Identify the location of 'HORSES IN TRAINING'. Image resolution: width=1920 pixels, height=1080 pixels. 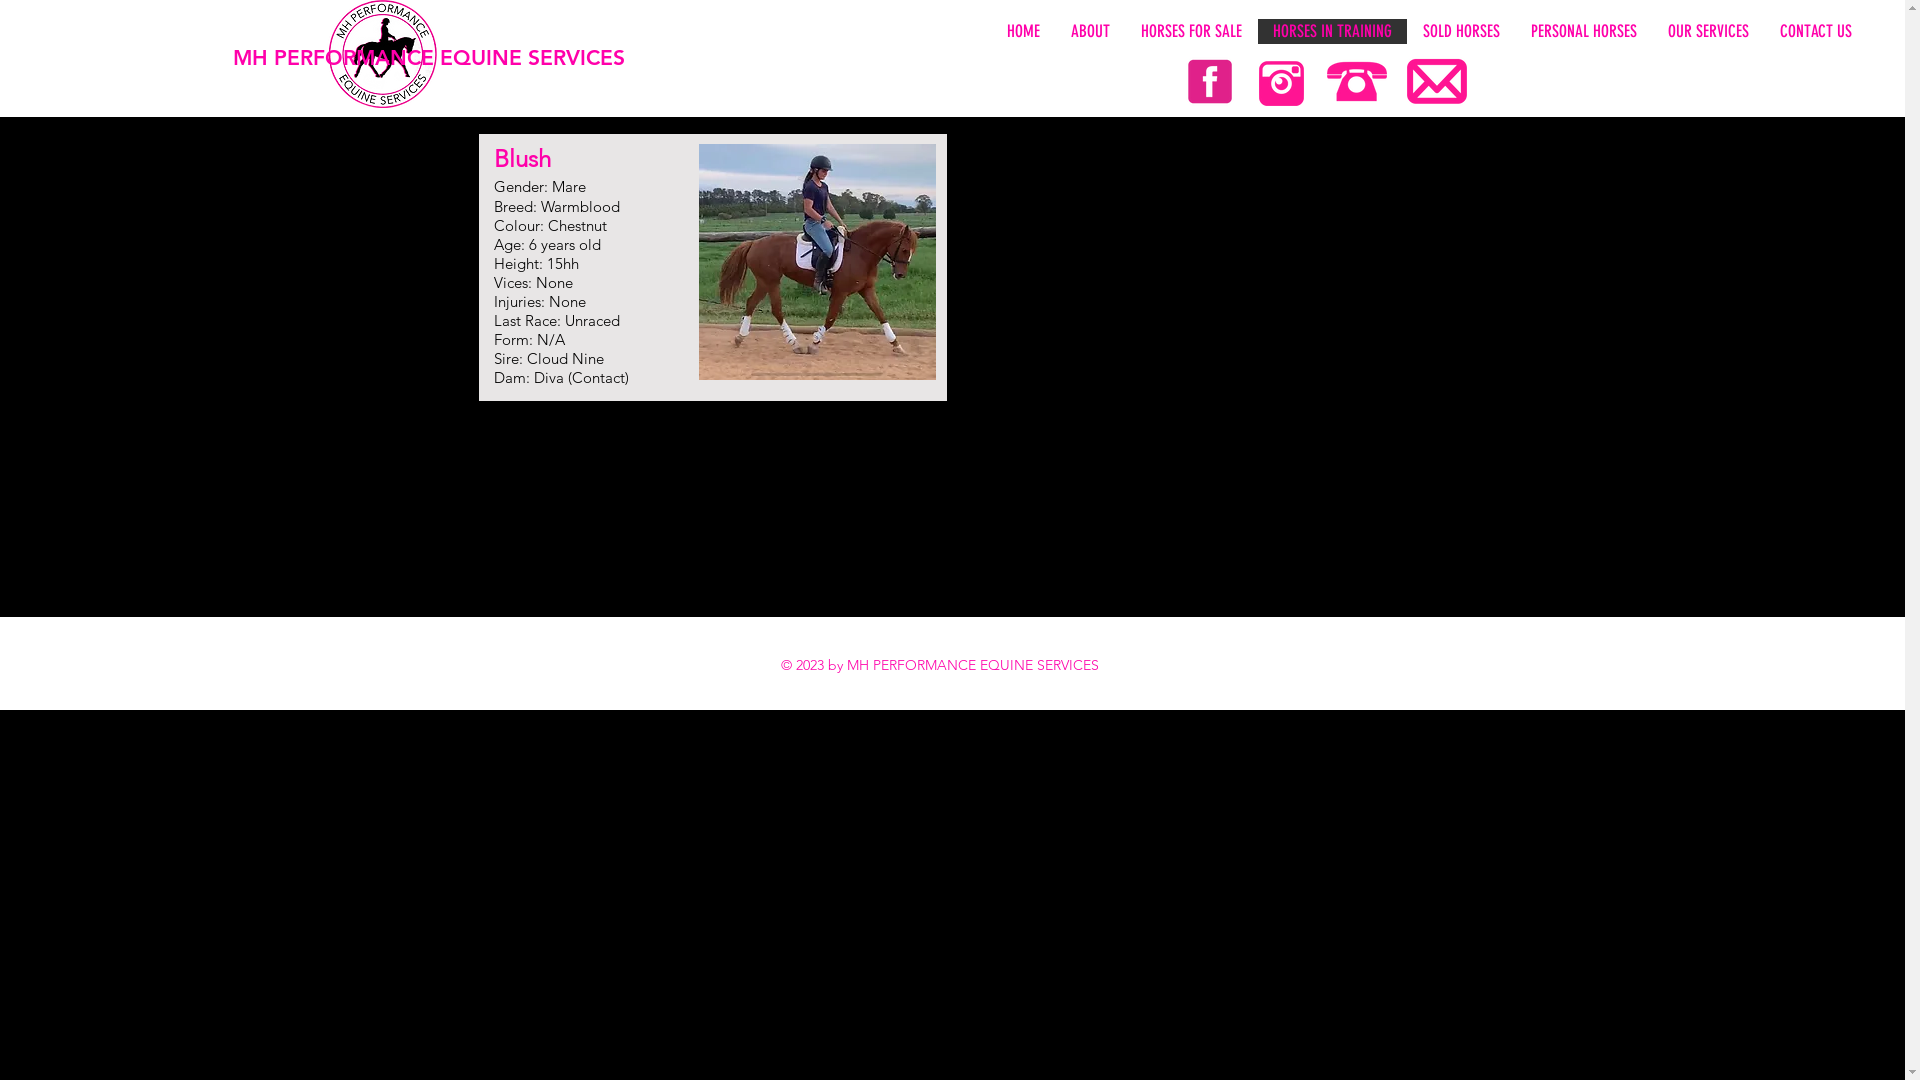
(1331, 31).